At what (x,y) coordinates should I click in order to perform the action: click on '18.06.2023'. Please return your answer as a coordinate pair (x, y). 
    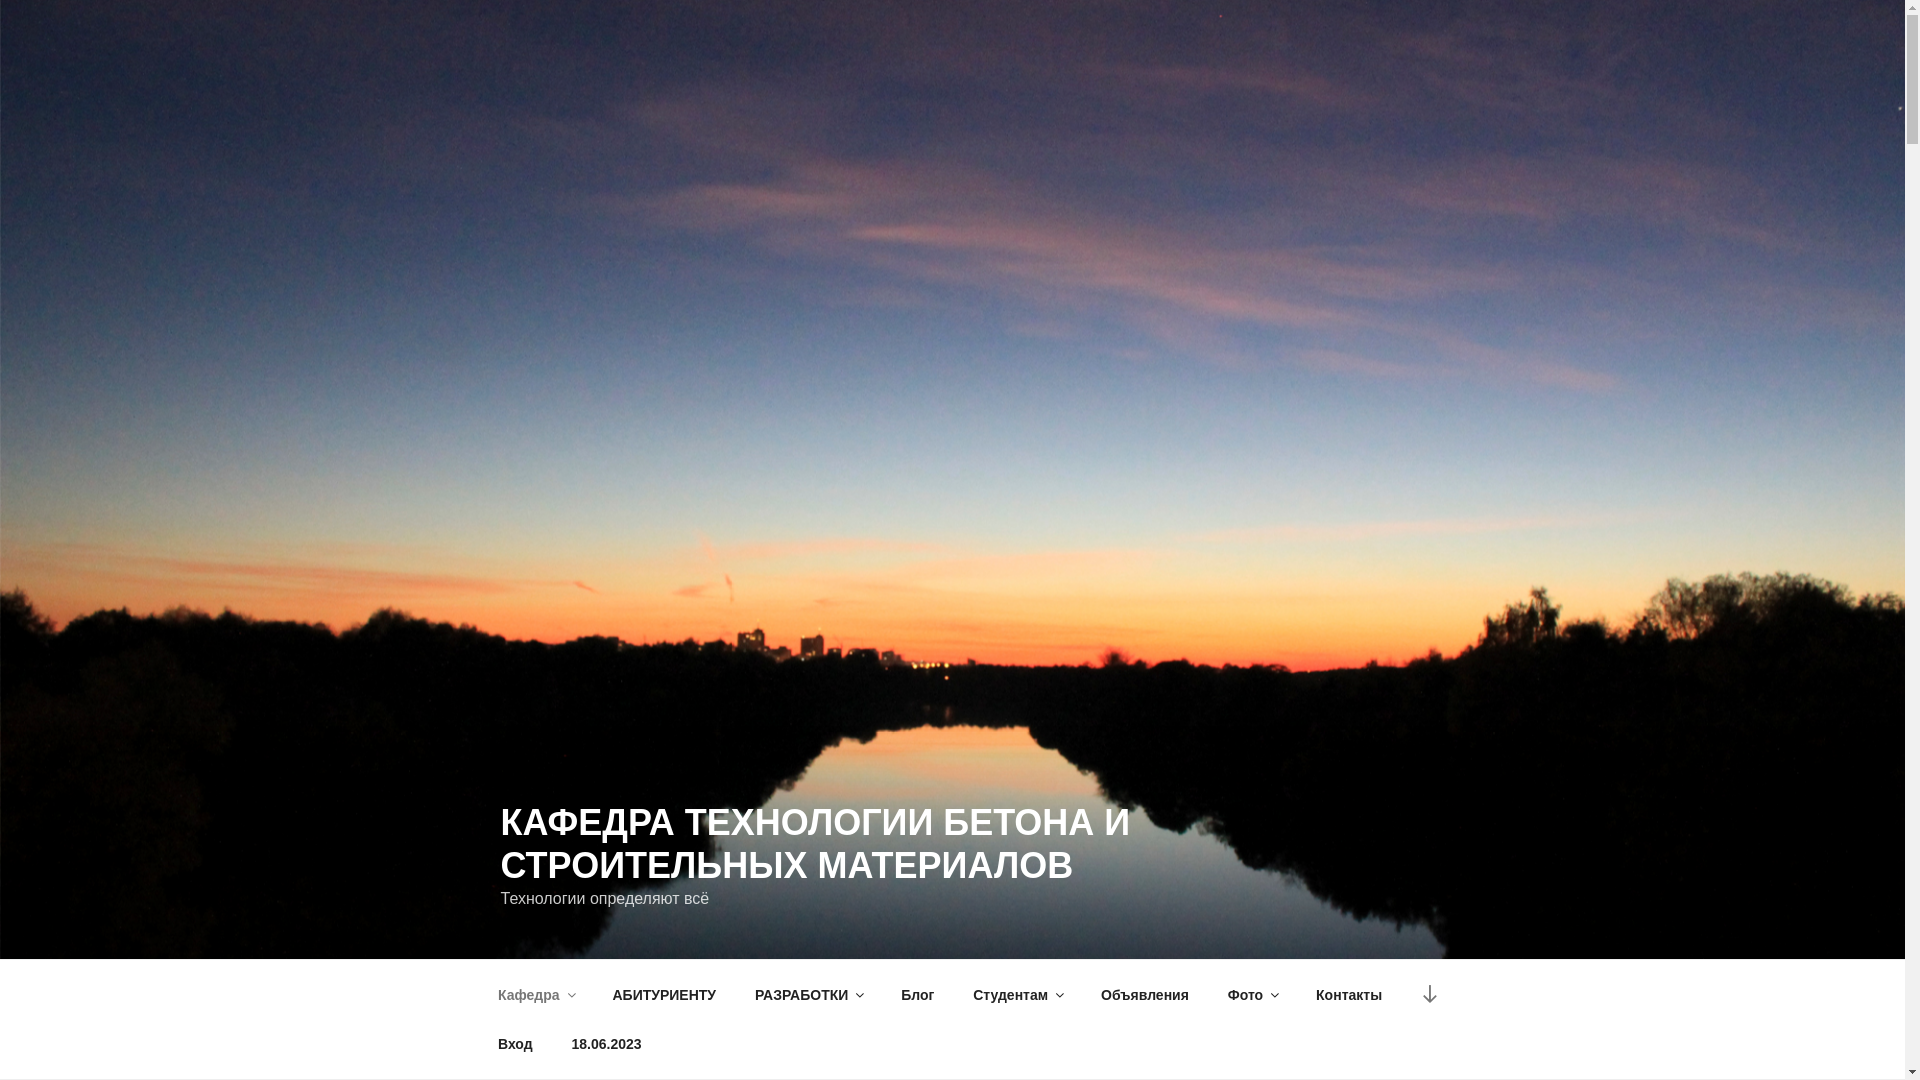
    Looking at the image, I should click on (605, 1043).